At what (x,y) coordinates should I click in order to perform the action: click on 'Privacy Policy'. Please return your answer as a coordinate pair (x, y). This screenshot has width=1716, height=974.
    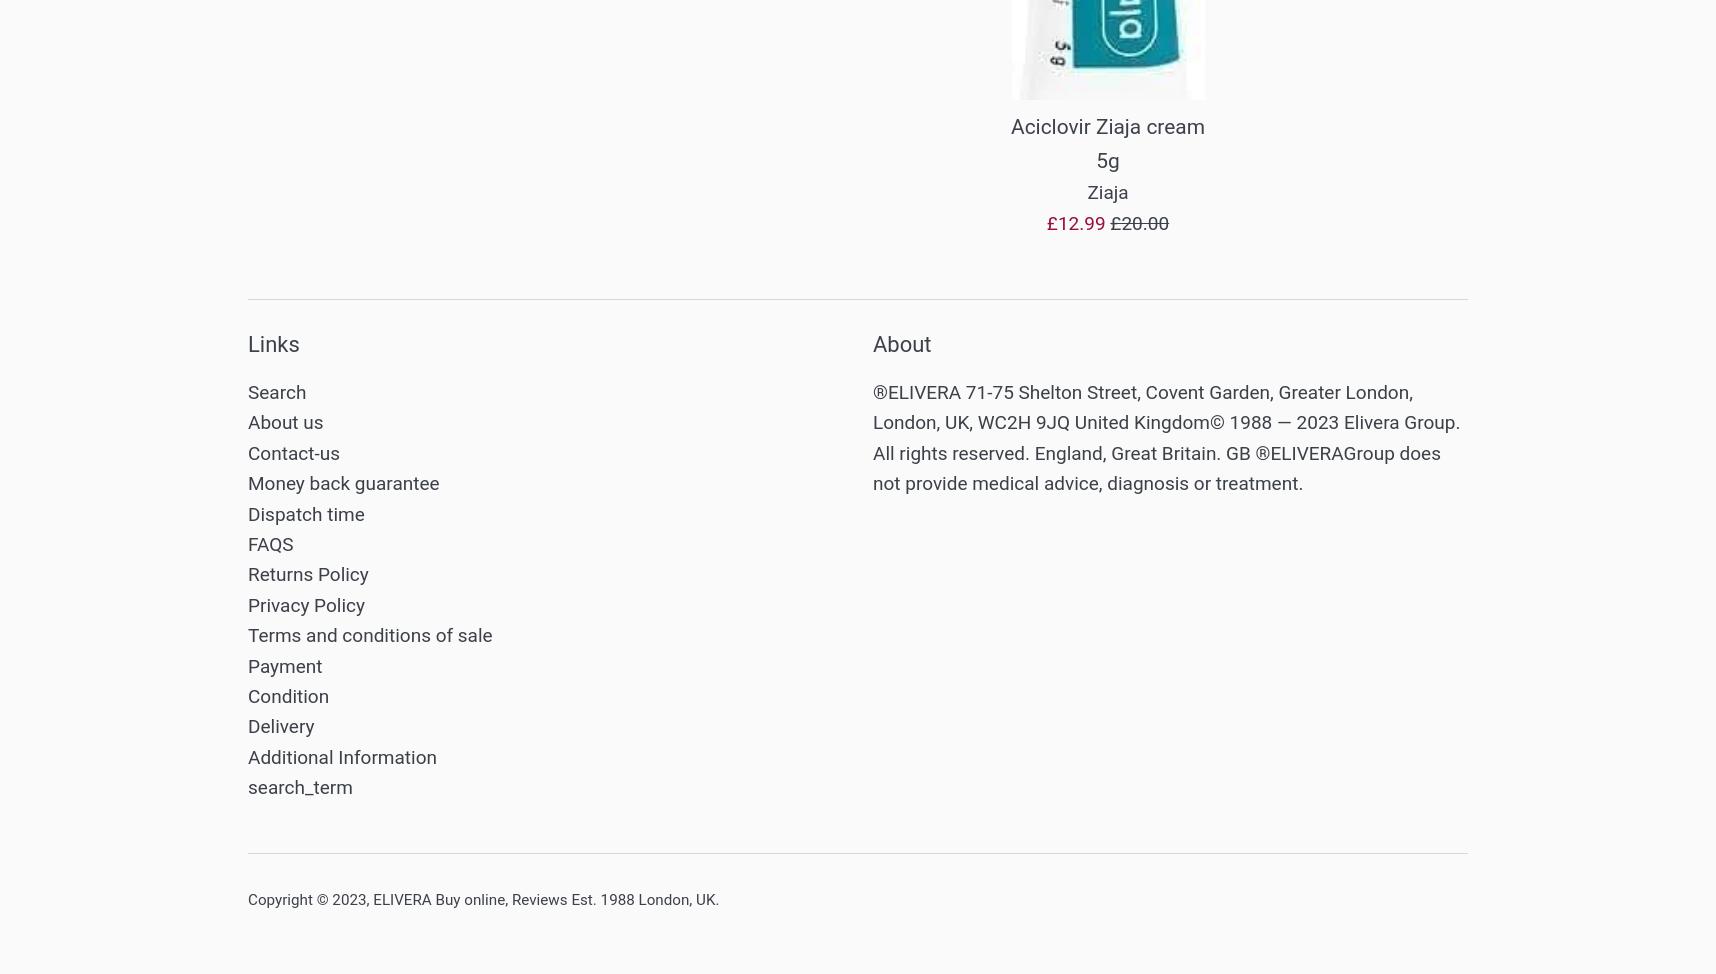
    Looking at the image, I should click on (304, 603).